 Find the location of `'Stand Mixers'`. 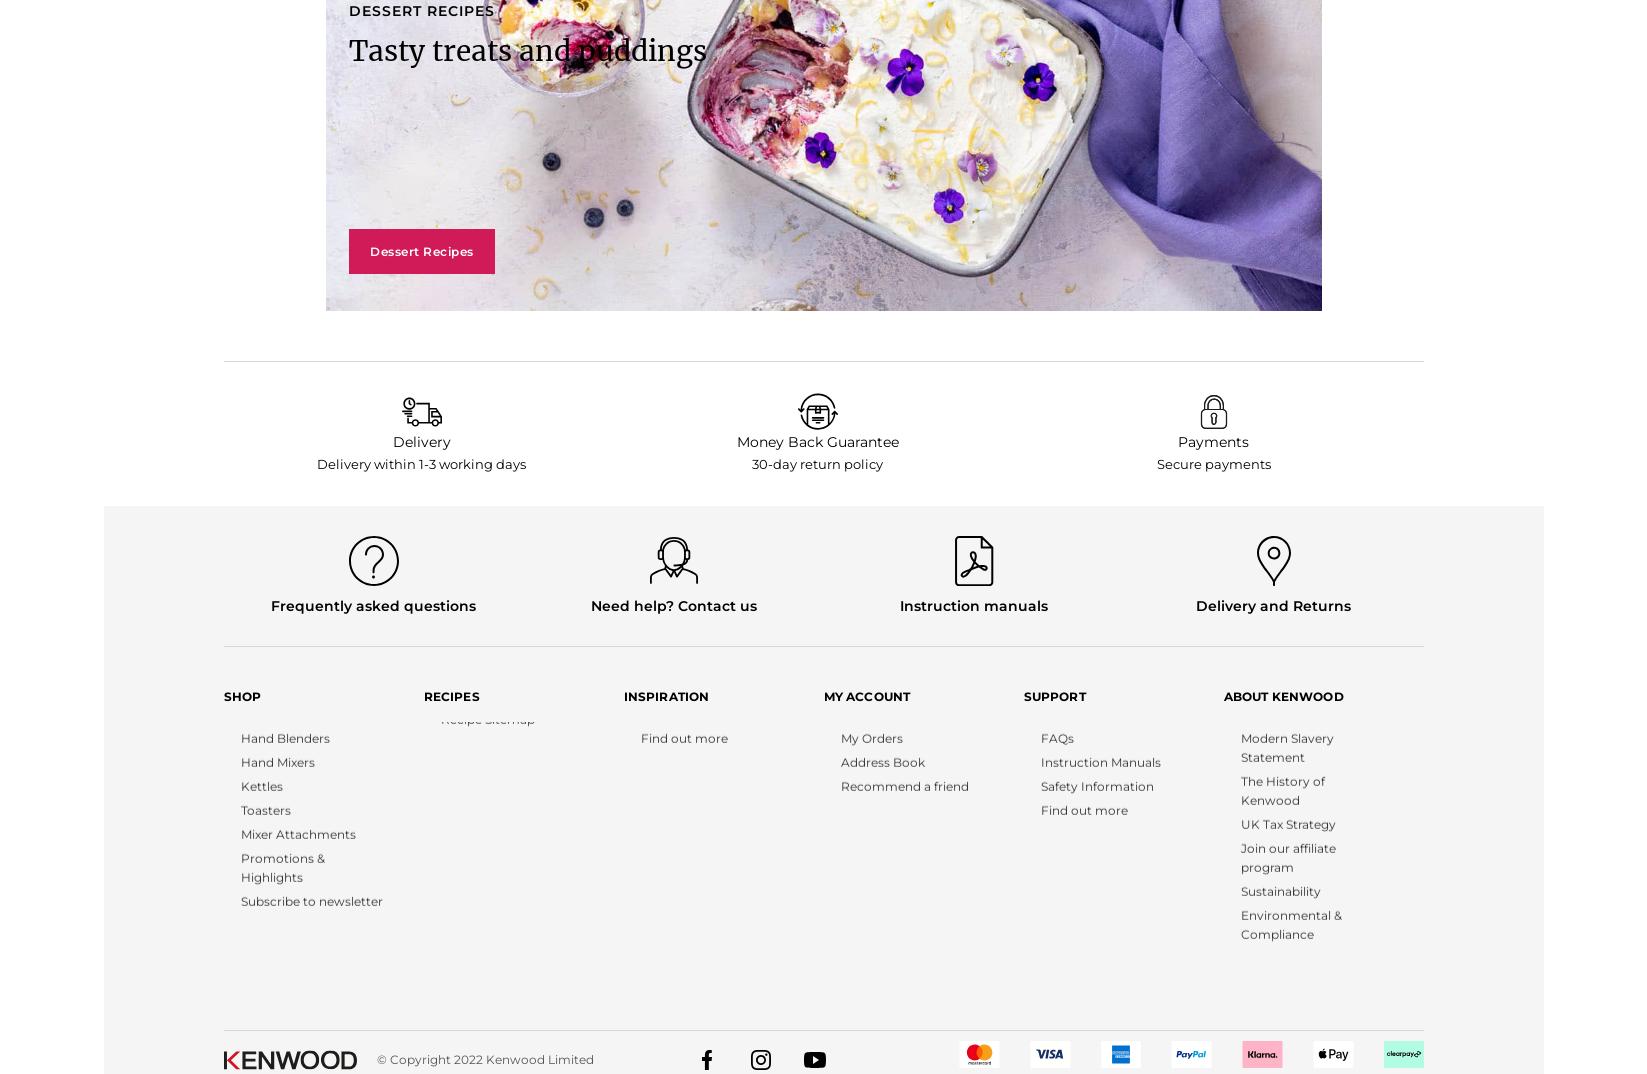

'Stand Mixers' is located at coordinates (260, 732).